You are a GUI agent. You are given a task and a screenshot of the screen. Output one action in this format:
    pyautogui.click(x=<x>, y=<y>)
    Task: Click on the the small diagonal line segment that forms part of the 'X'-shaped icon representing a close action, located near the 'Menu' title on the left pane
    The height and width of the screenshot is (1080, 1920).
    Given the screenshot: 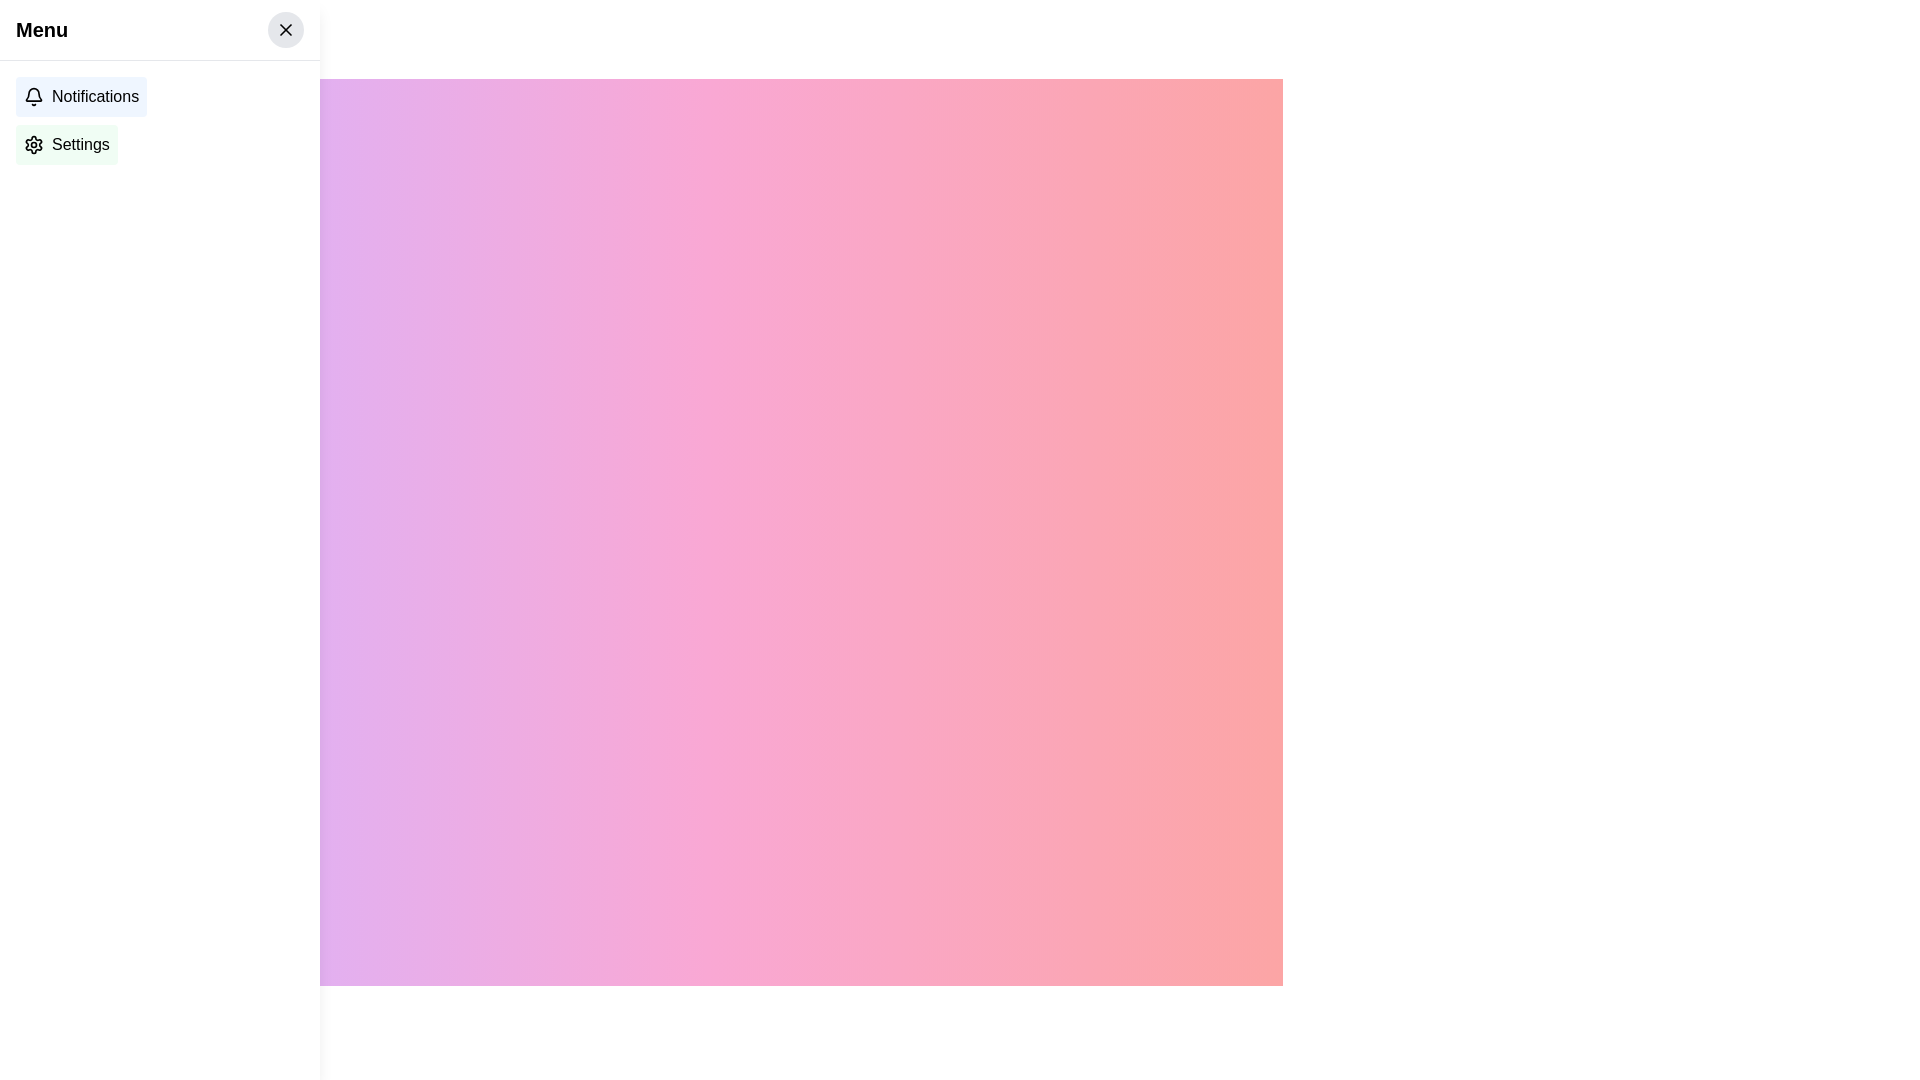 What is the action you would take?
    pyautogui.click(x=285, y=30)
    